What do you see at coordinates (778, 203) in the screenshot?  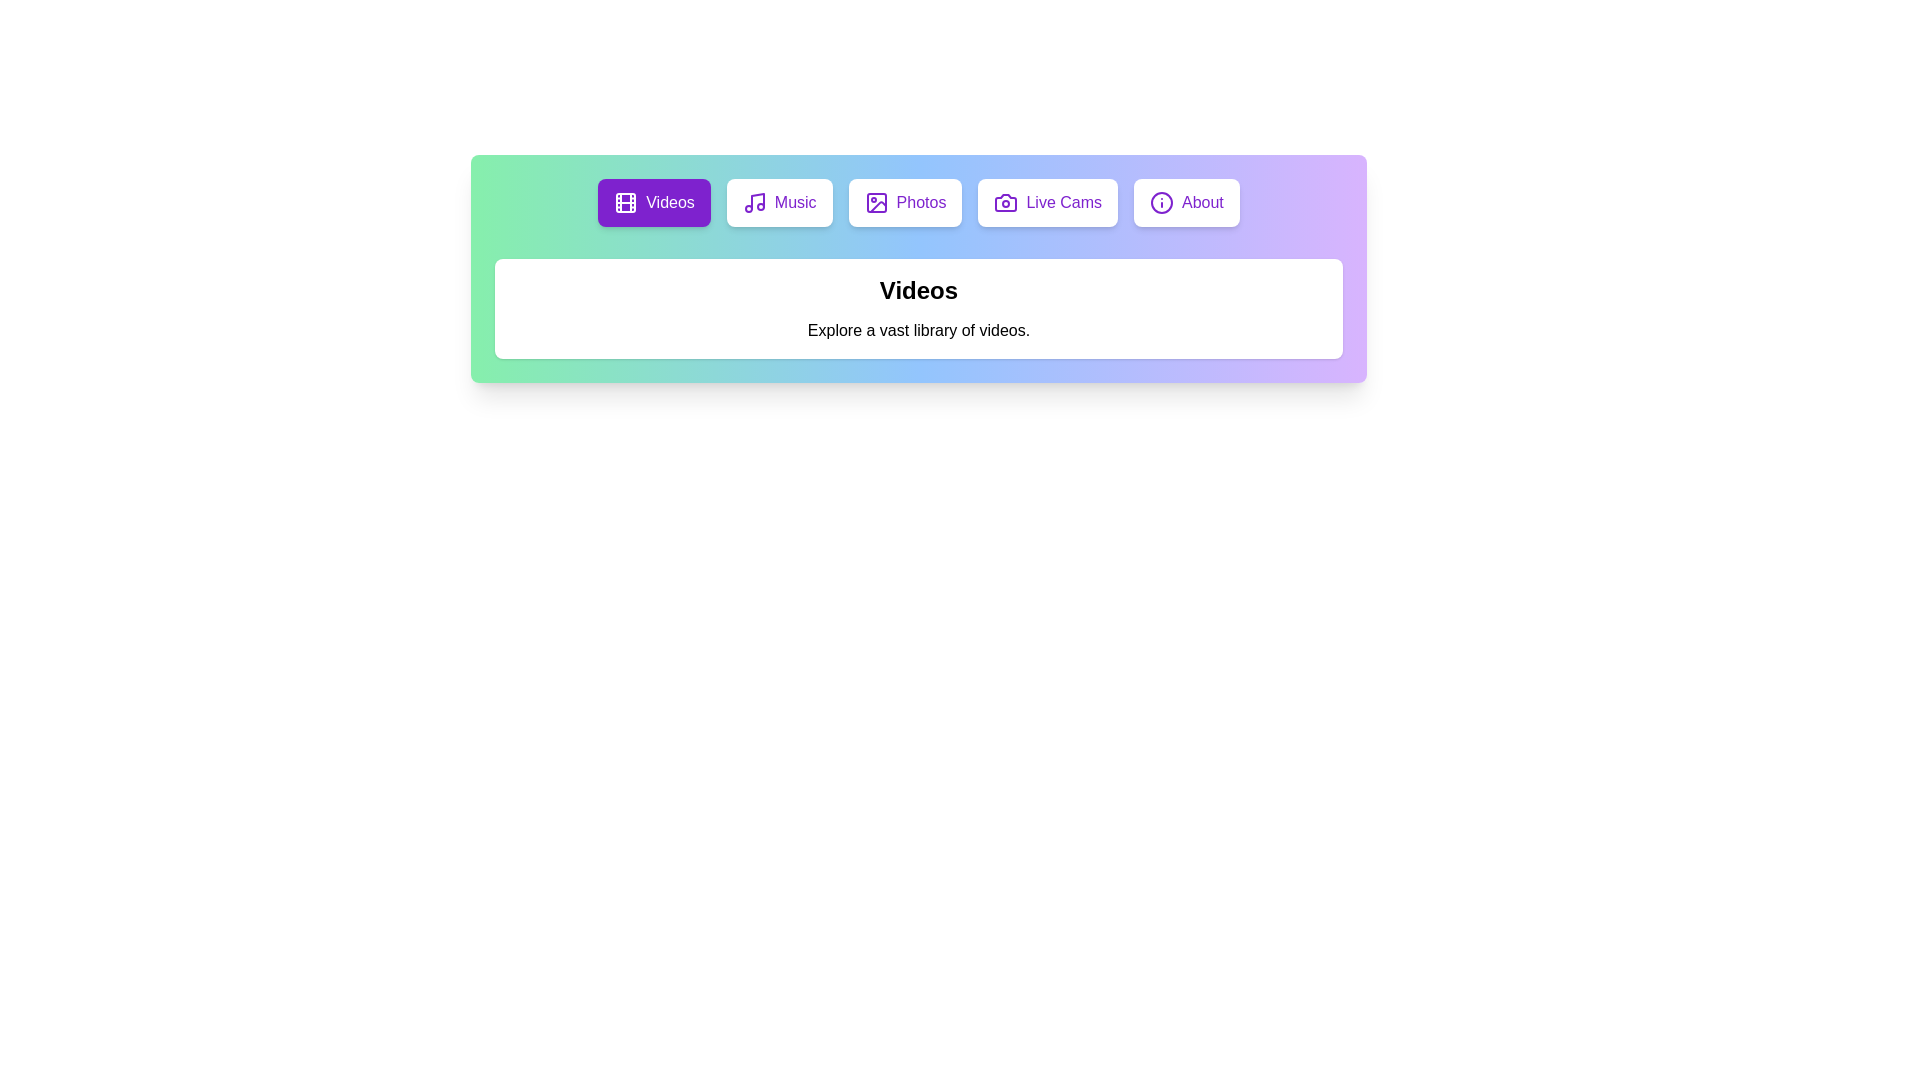 I see `the tab labeled Music to switch to that tab` at bounding box center [778, 203].